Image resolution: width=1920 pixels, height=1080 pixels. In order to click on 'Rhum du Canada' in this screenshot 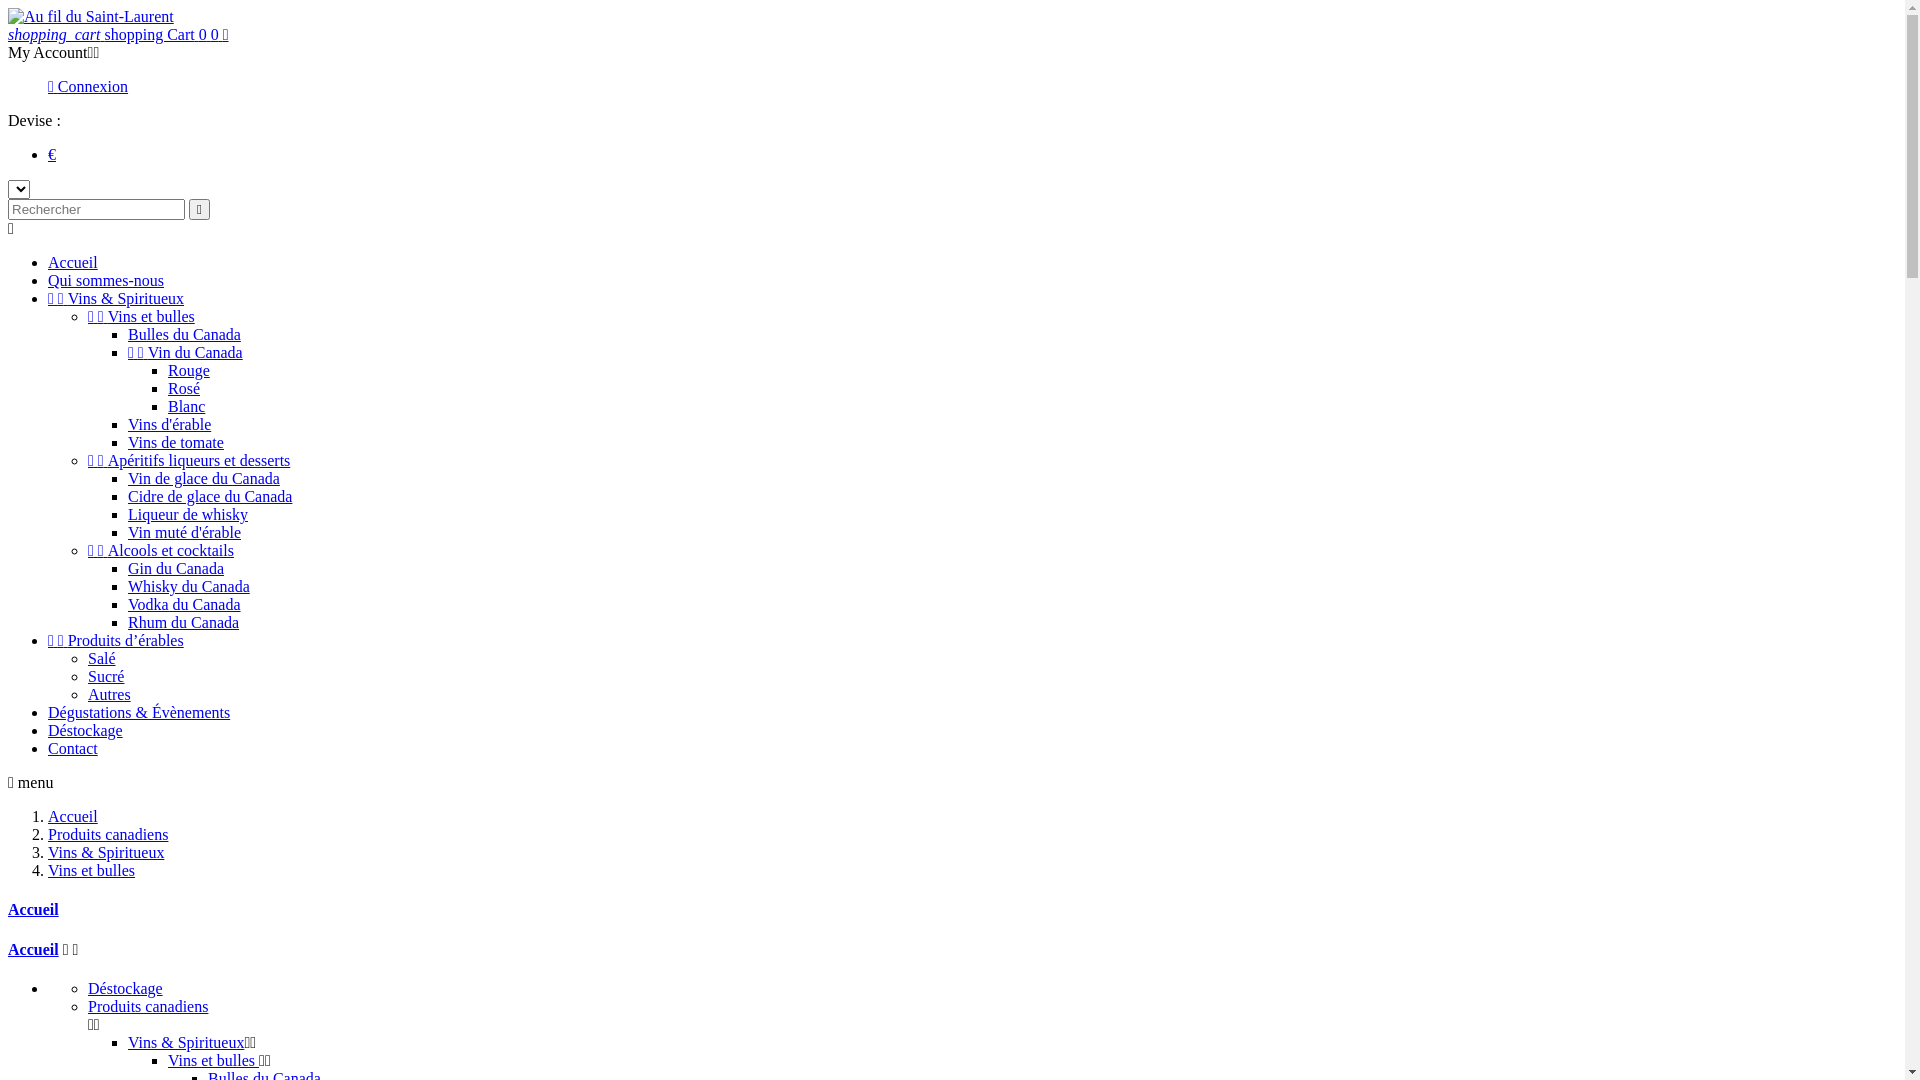, I will do `click(127, 621)`.